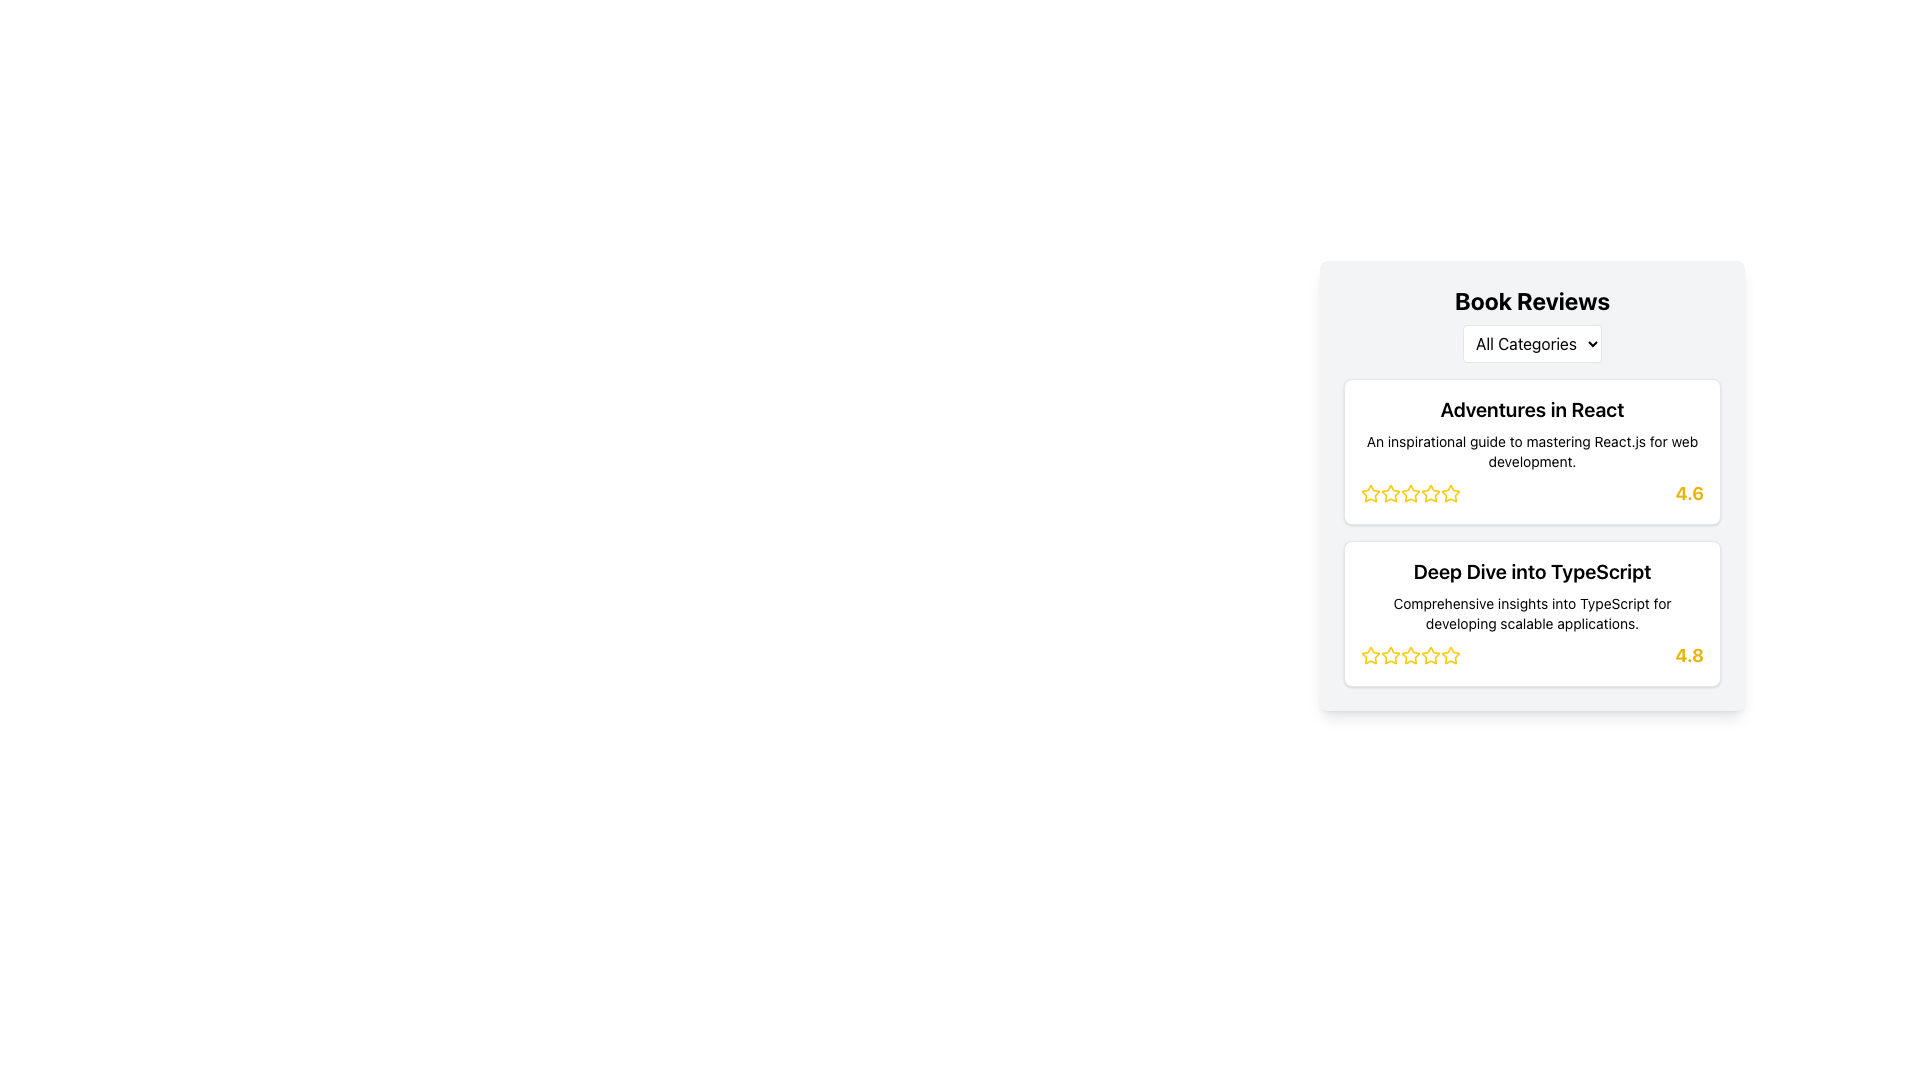 This screenshot has height=1080, width=1920. I want to click on the fifth star in the Star-shaped rating component representing the book 'Adventures in React' in the 'Book Reviews' interface, so click(1450, 493).